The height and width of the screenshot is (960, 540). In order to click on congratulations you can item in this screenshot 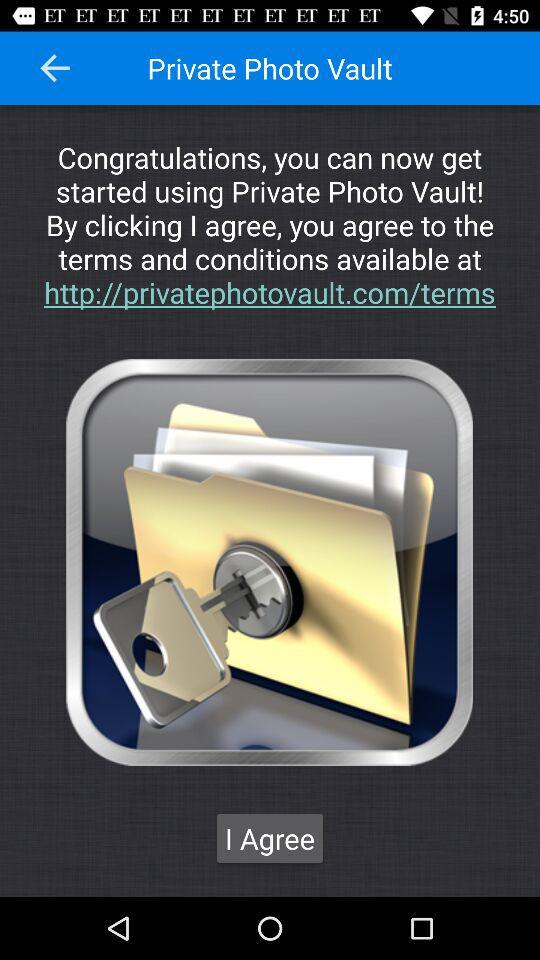, I will do `click(270, 224)`.